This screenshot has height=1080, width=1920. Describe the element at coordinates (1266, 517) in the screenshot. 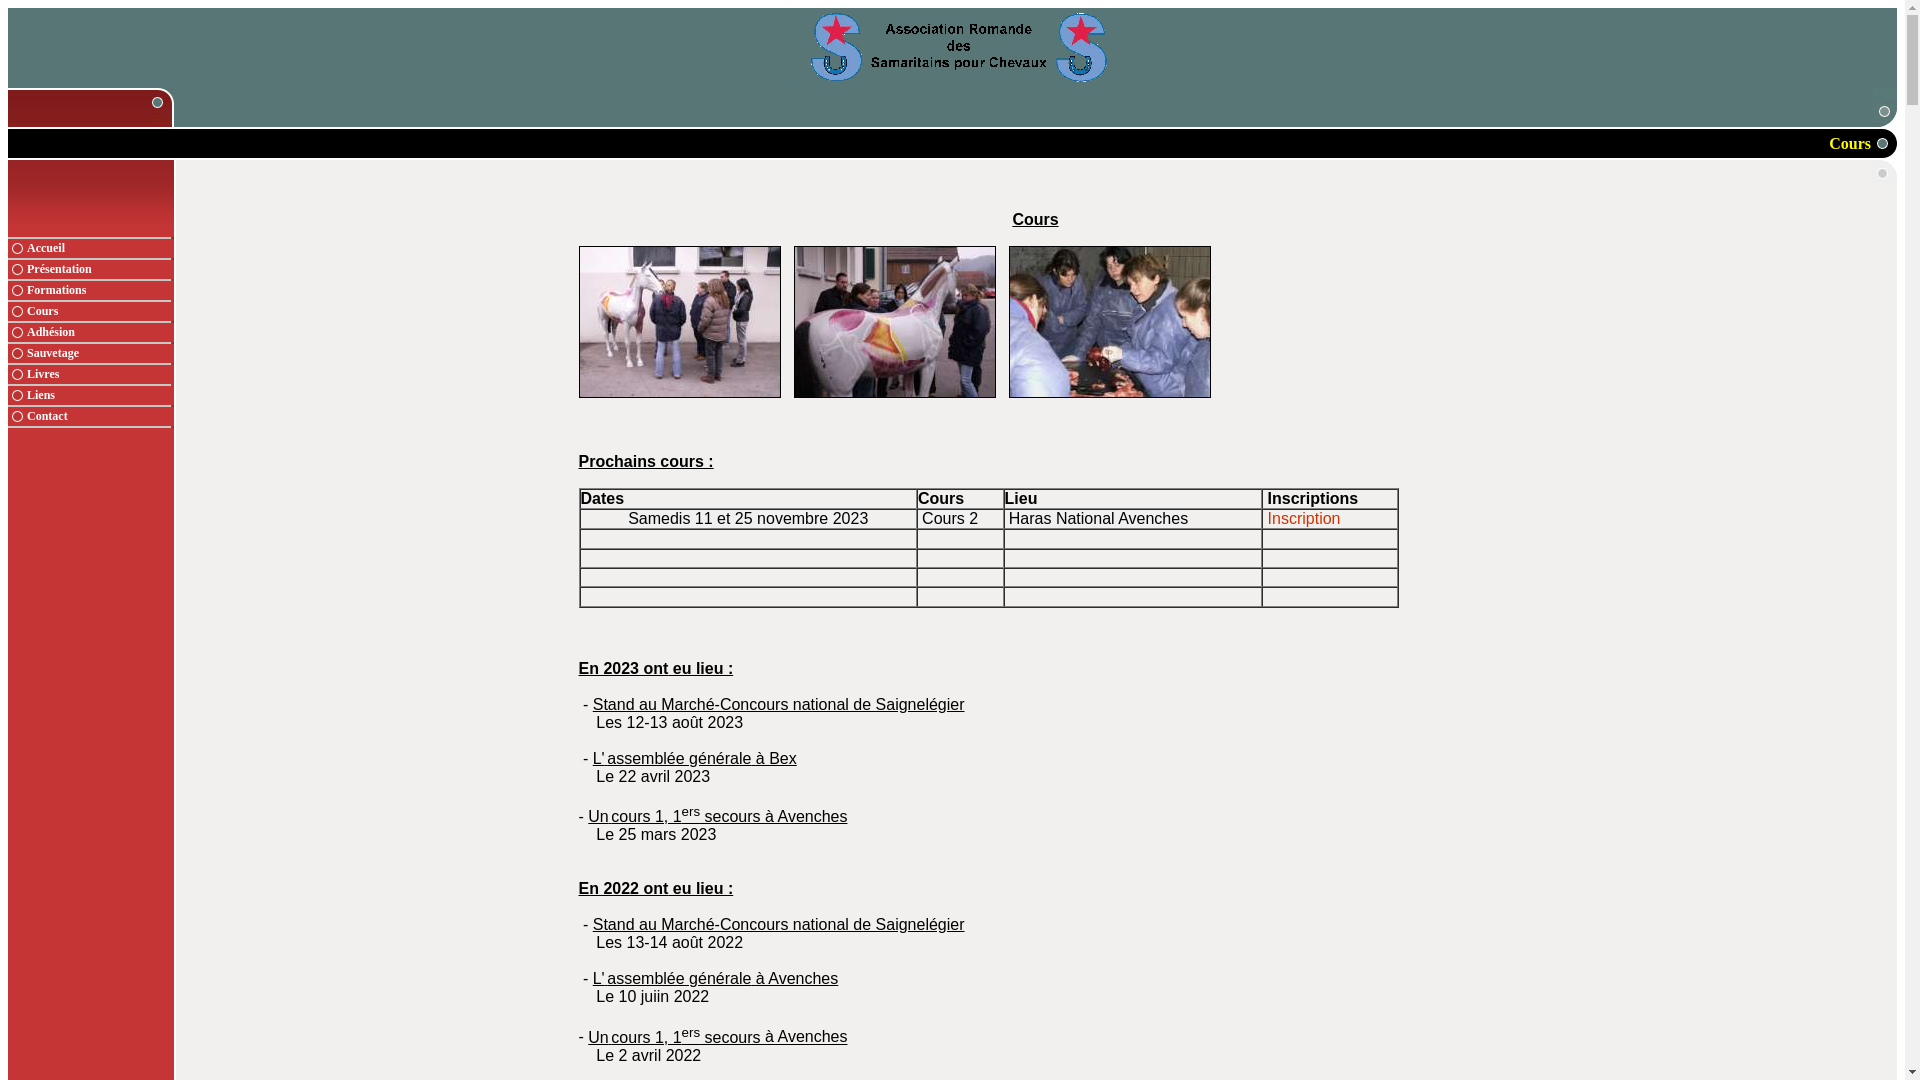

I see `'Inscription'` at that location.